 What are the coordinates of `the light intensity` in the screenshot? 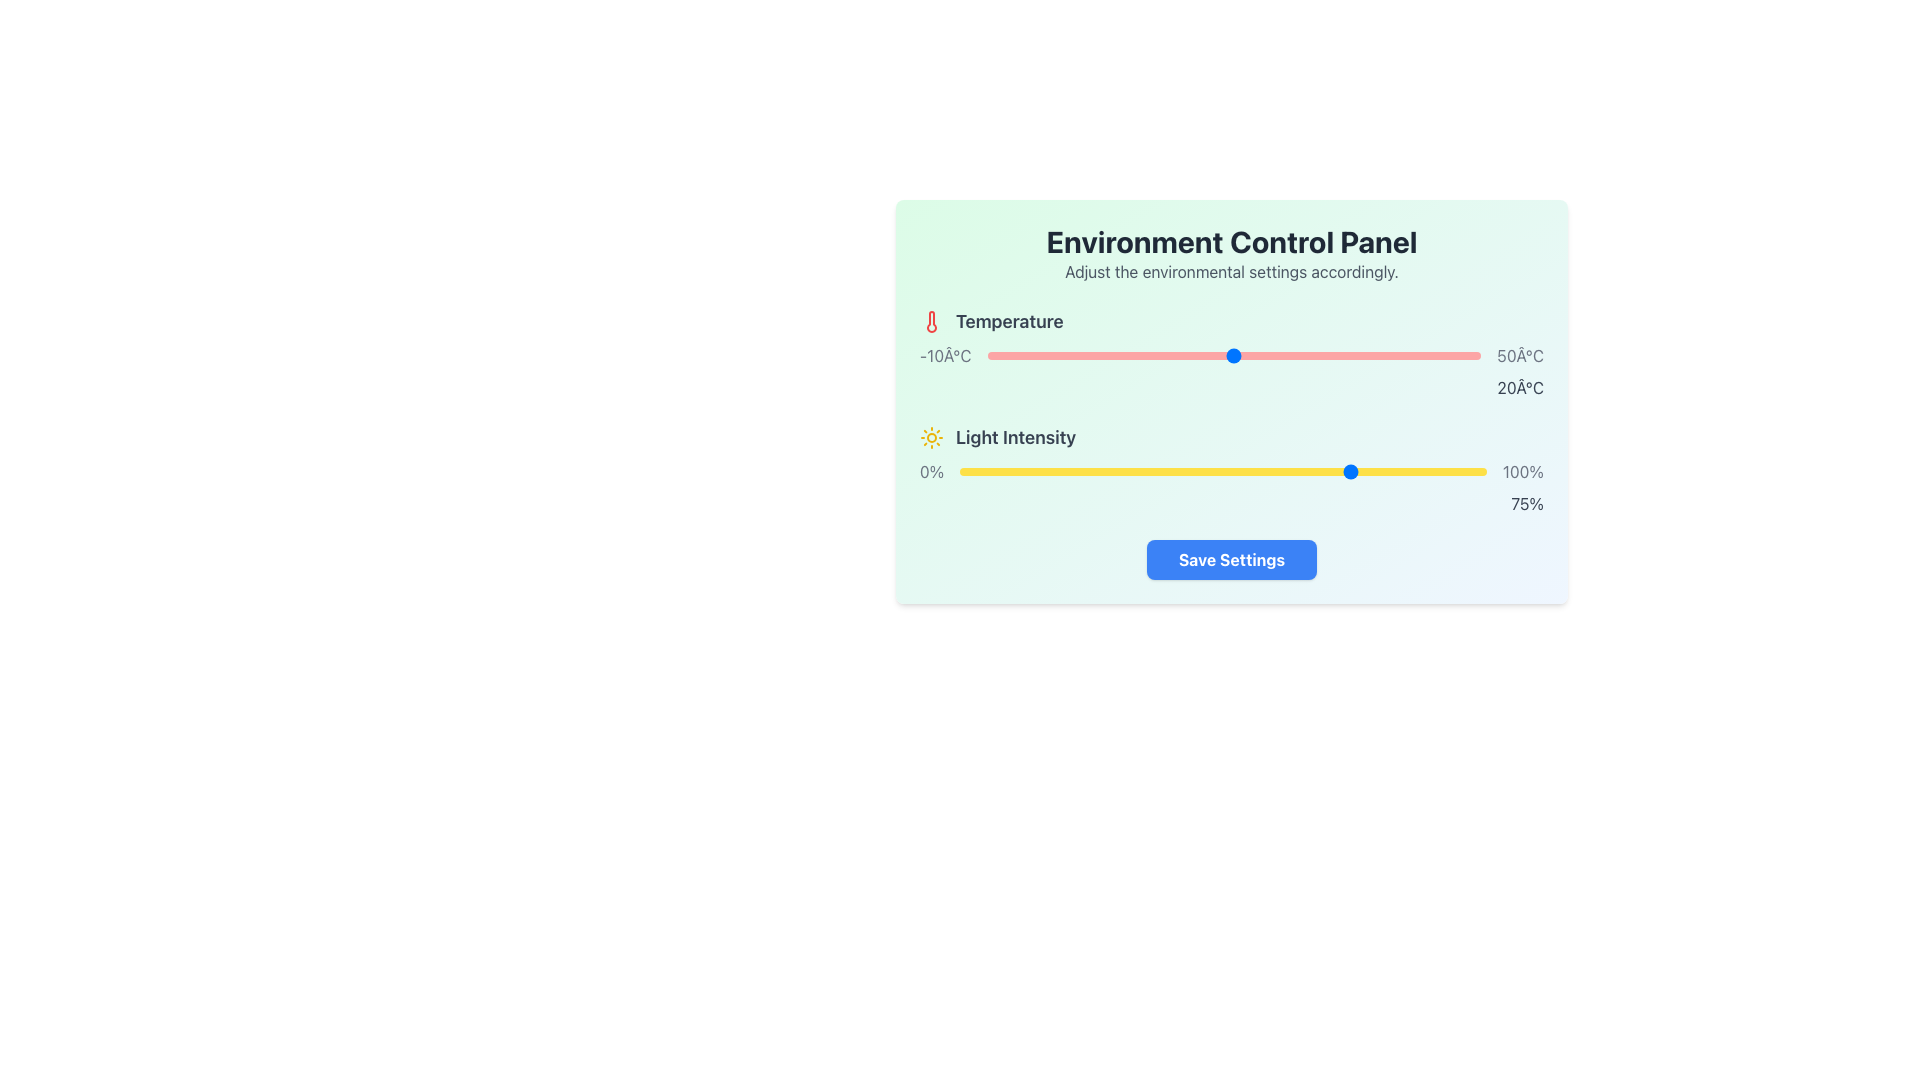 It's located at (1170, 471).